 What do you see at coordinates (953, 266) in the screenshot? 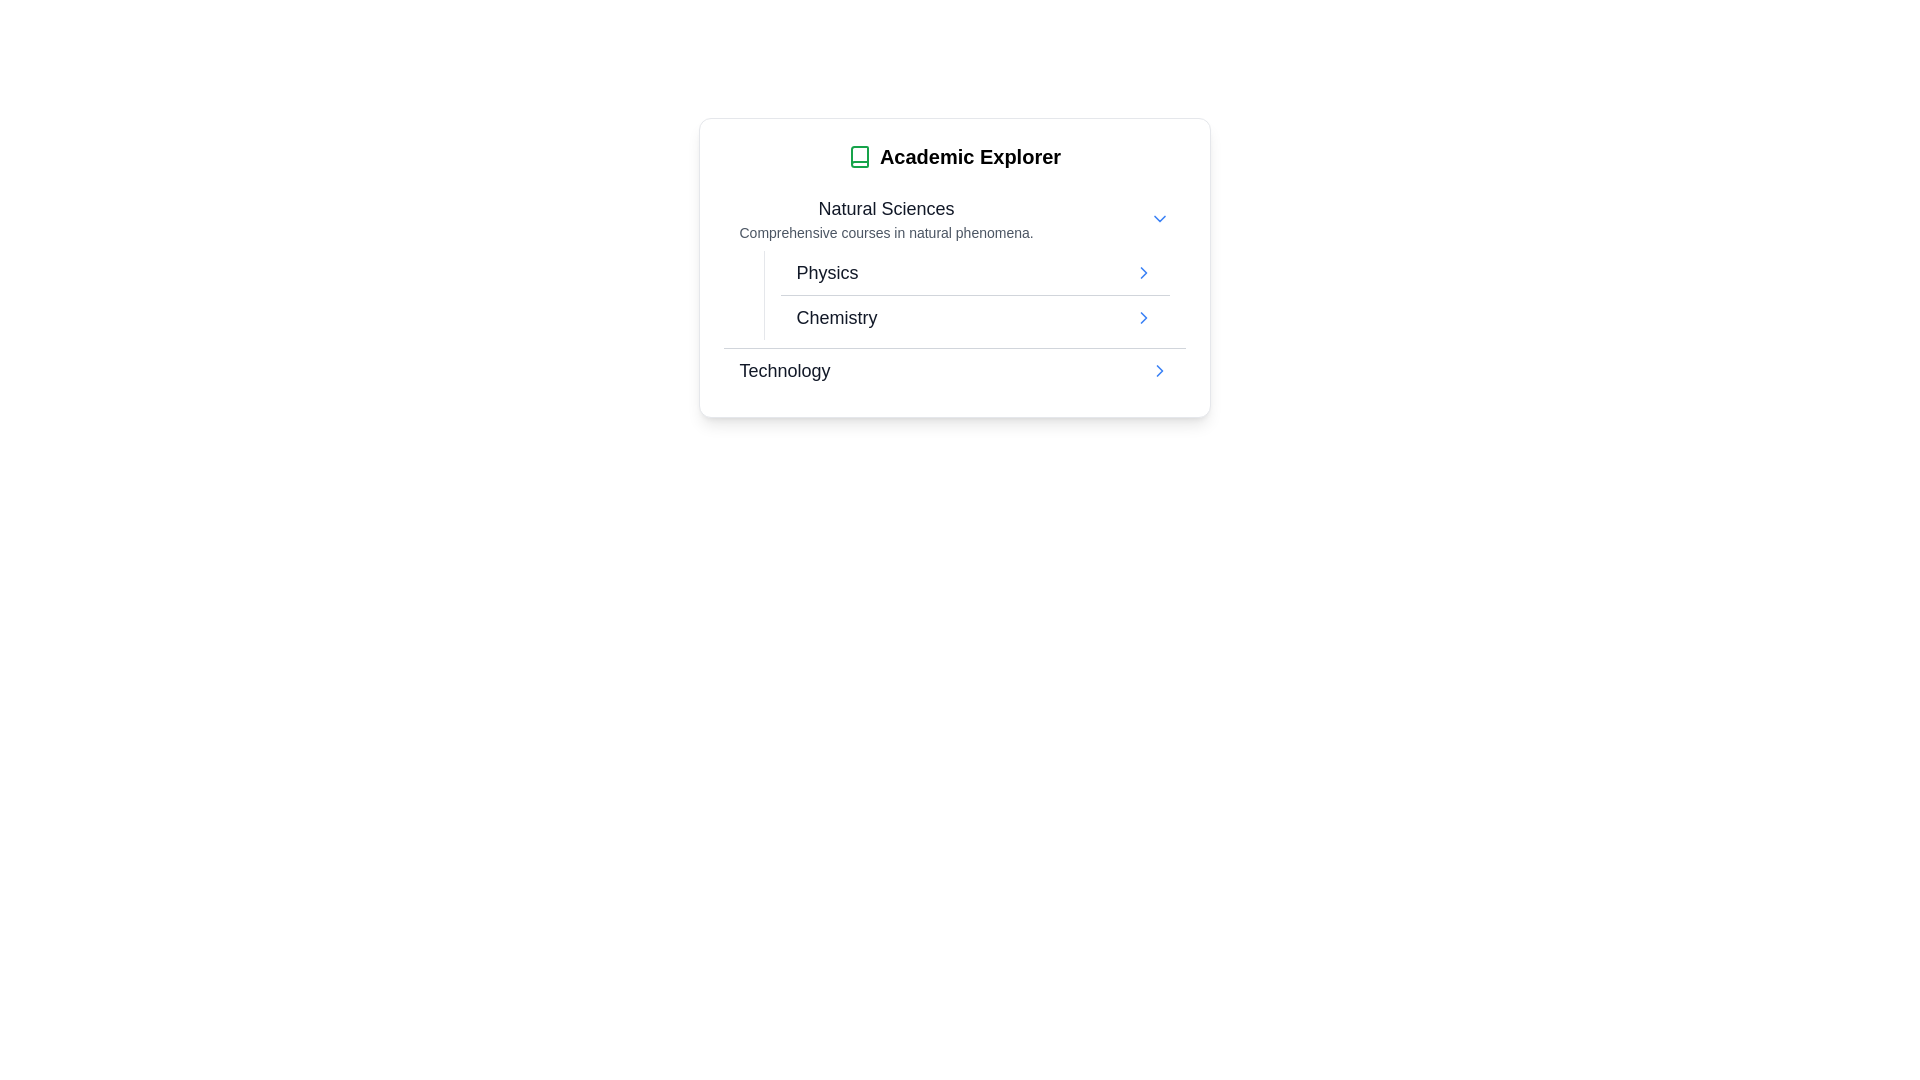
I see `the first sub-item in the 'Natural Sciences' section, which serves as a navigation link` at bounding box center [953, 266].